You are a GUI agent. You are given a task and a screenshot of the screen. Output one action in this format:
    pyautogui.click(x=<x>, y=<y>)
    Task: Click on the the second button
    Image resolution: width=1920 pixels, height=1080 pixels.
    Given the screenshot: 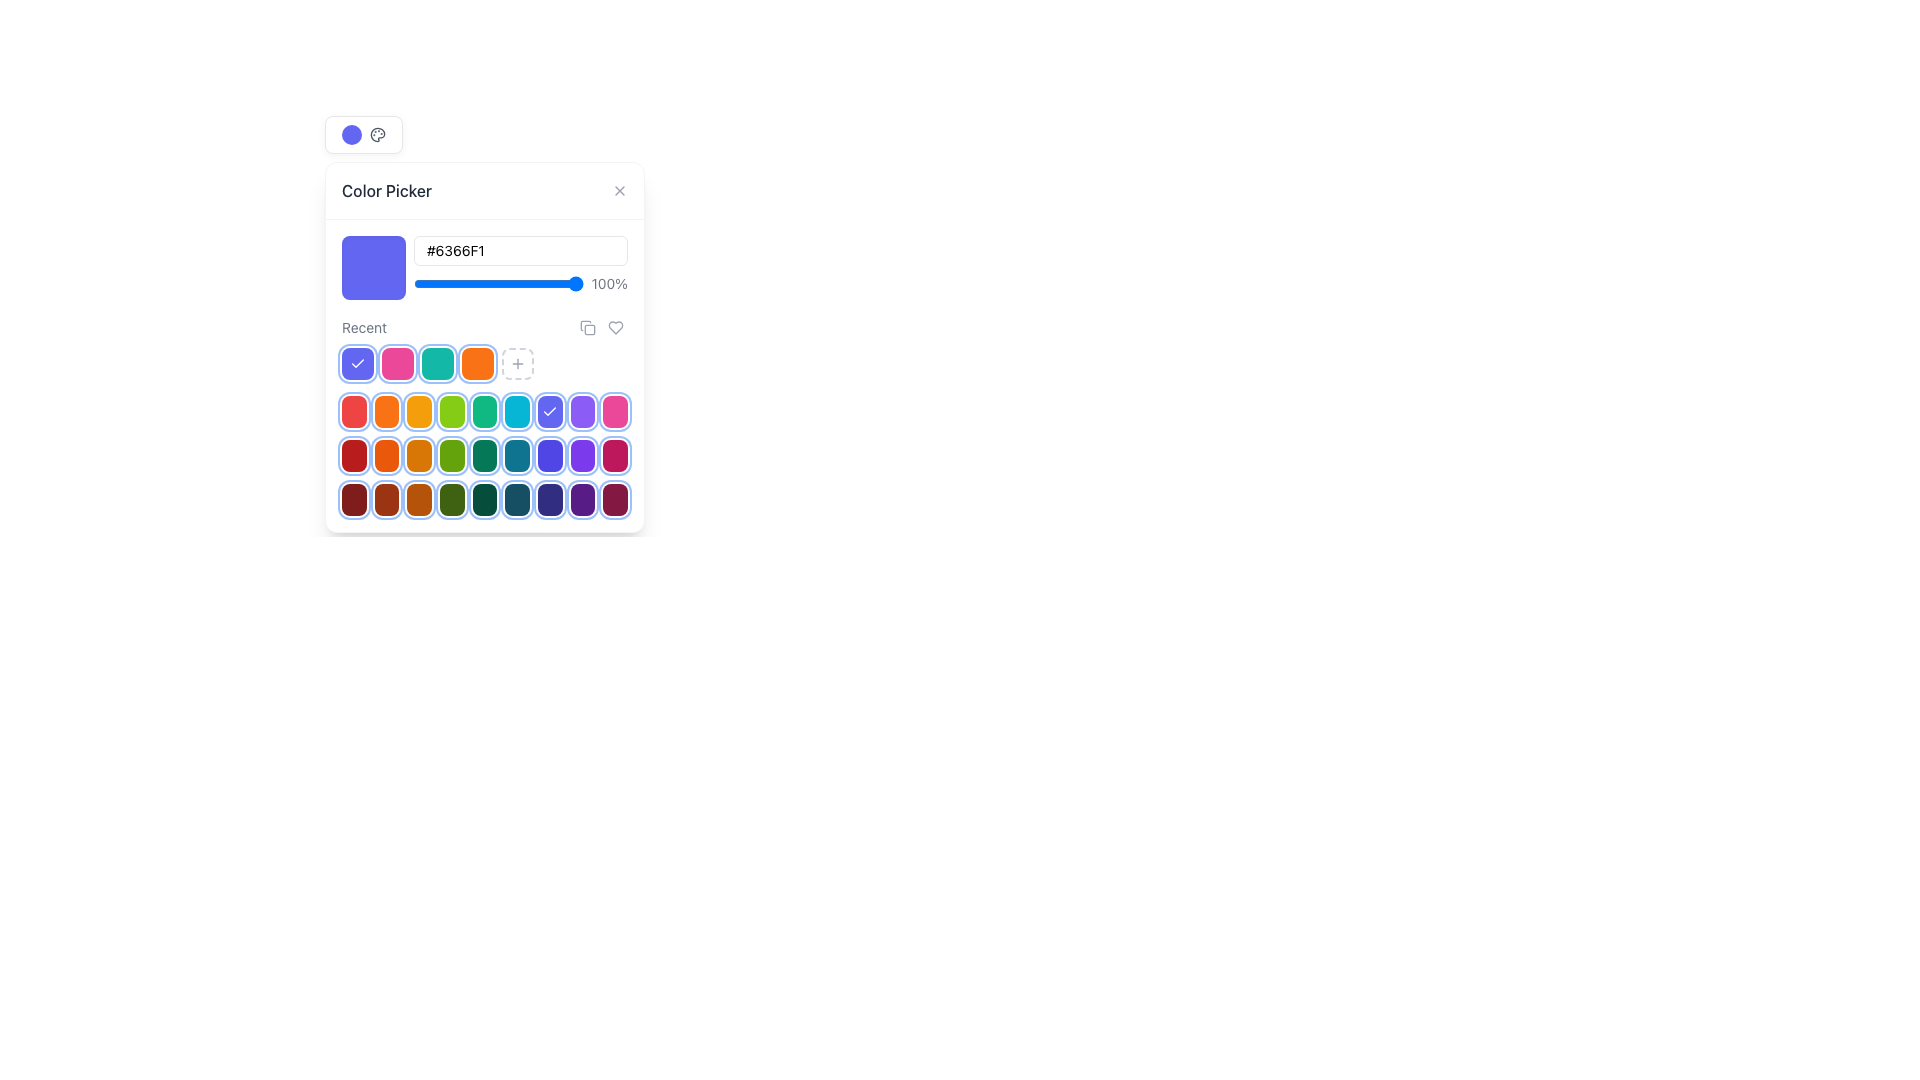 What is the action you would take?
    pyautogui.click(x=614, y=326)
    